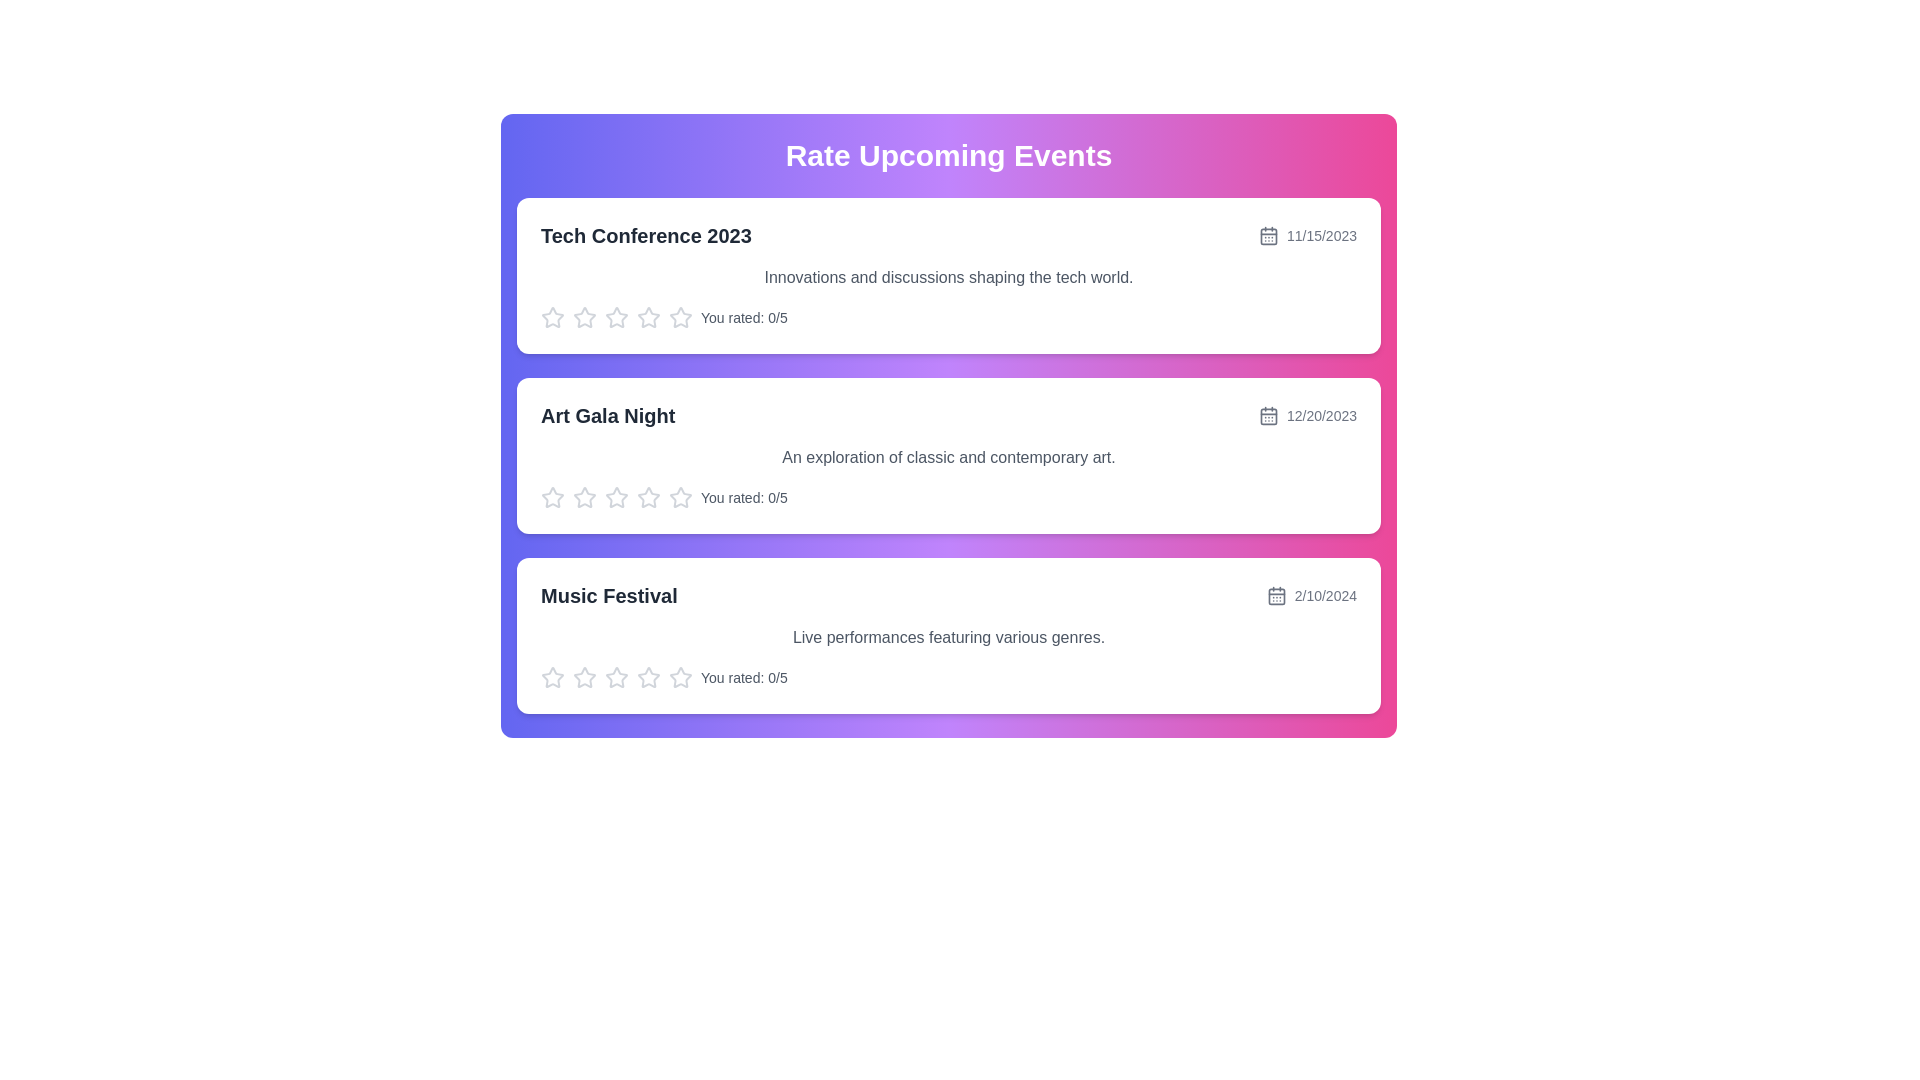  I want to click on on the first star icon in the rating system located below the 'Music Festival' section, so click(552, 677).